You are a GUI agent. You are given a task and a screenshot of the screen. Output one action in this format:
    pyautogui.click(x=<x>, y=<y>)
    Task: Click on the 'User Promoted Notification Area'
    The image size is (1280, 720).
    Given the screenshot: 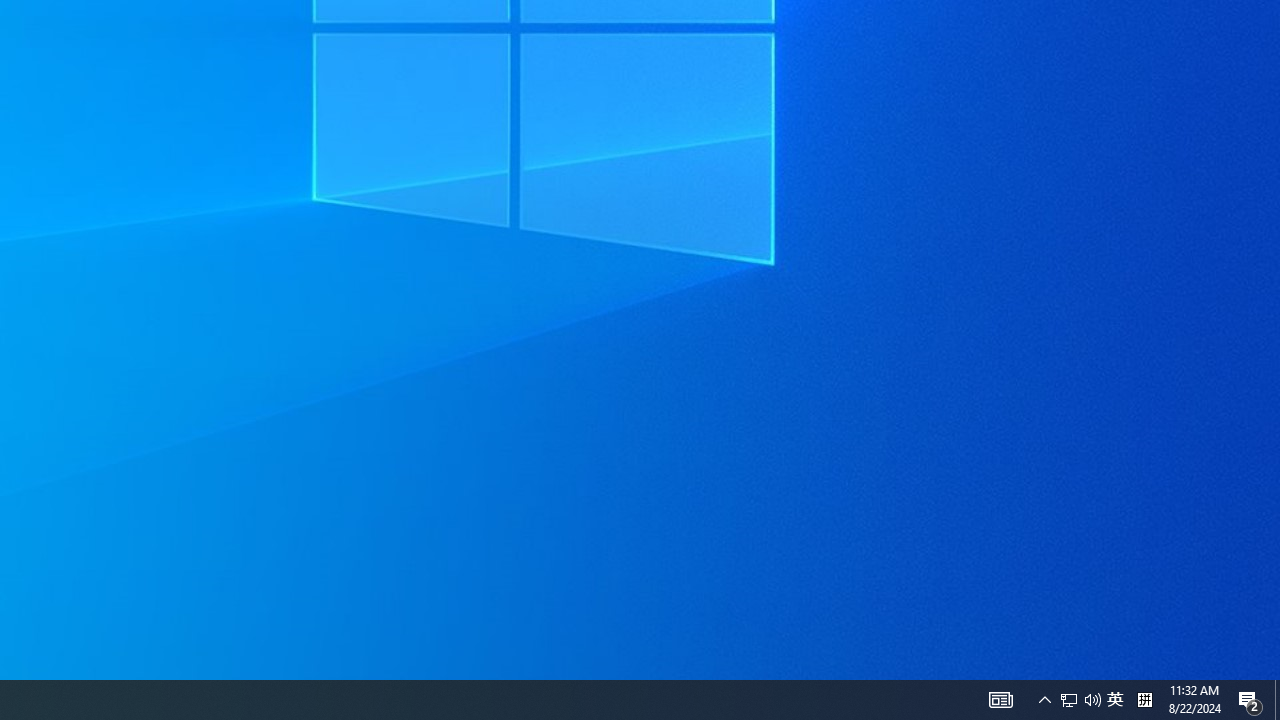 What is the action you would take?
    pyautogui.click(x=1079, y=698)
    